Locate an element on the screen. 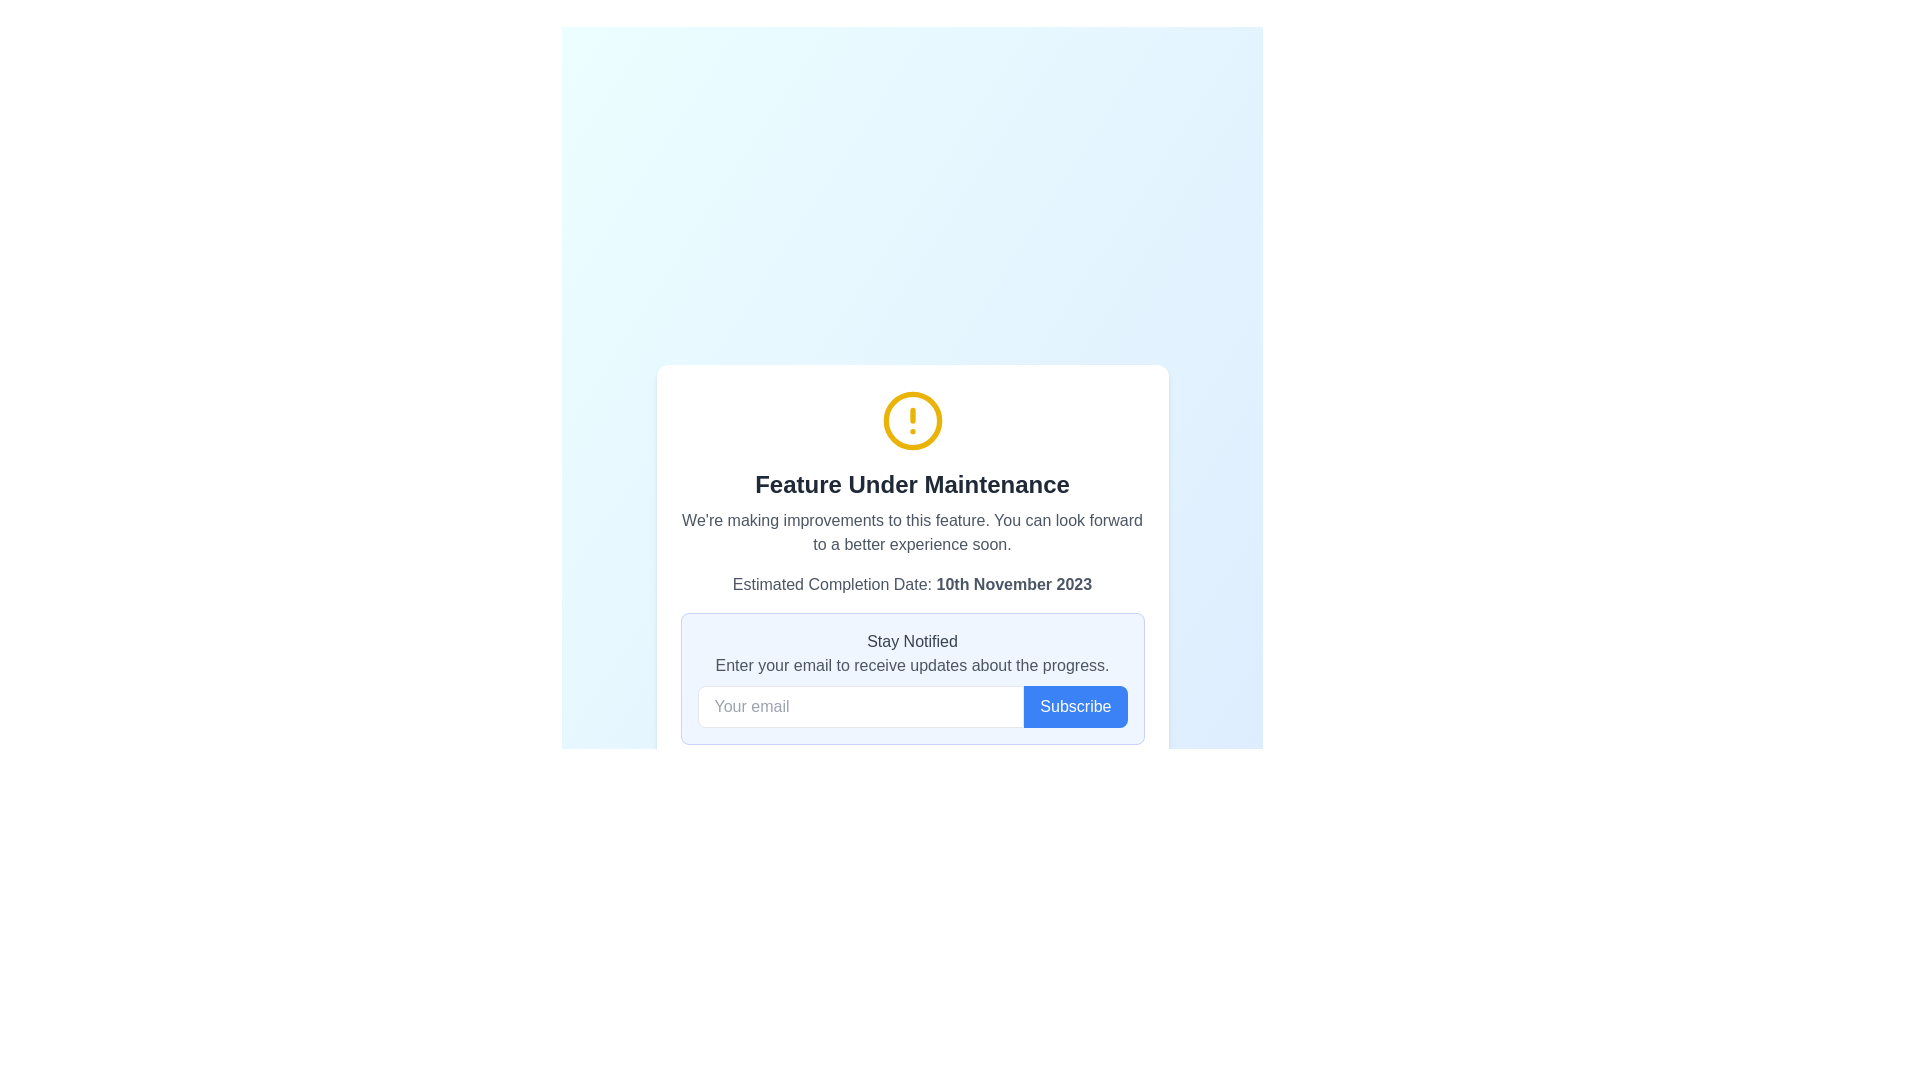 This screenshot has width=1920, height=1080. the static text label displaying the date '10th November 2023', which is located within a lighter gray section under the 'Feature Under Maintenance' heading is located at coordinates (1014, 584).